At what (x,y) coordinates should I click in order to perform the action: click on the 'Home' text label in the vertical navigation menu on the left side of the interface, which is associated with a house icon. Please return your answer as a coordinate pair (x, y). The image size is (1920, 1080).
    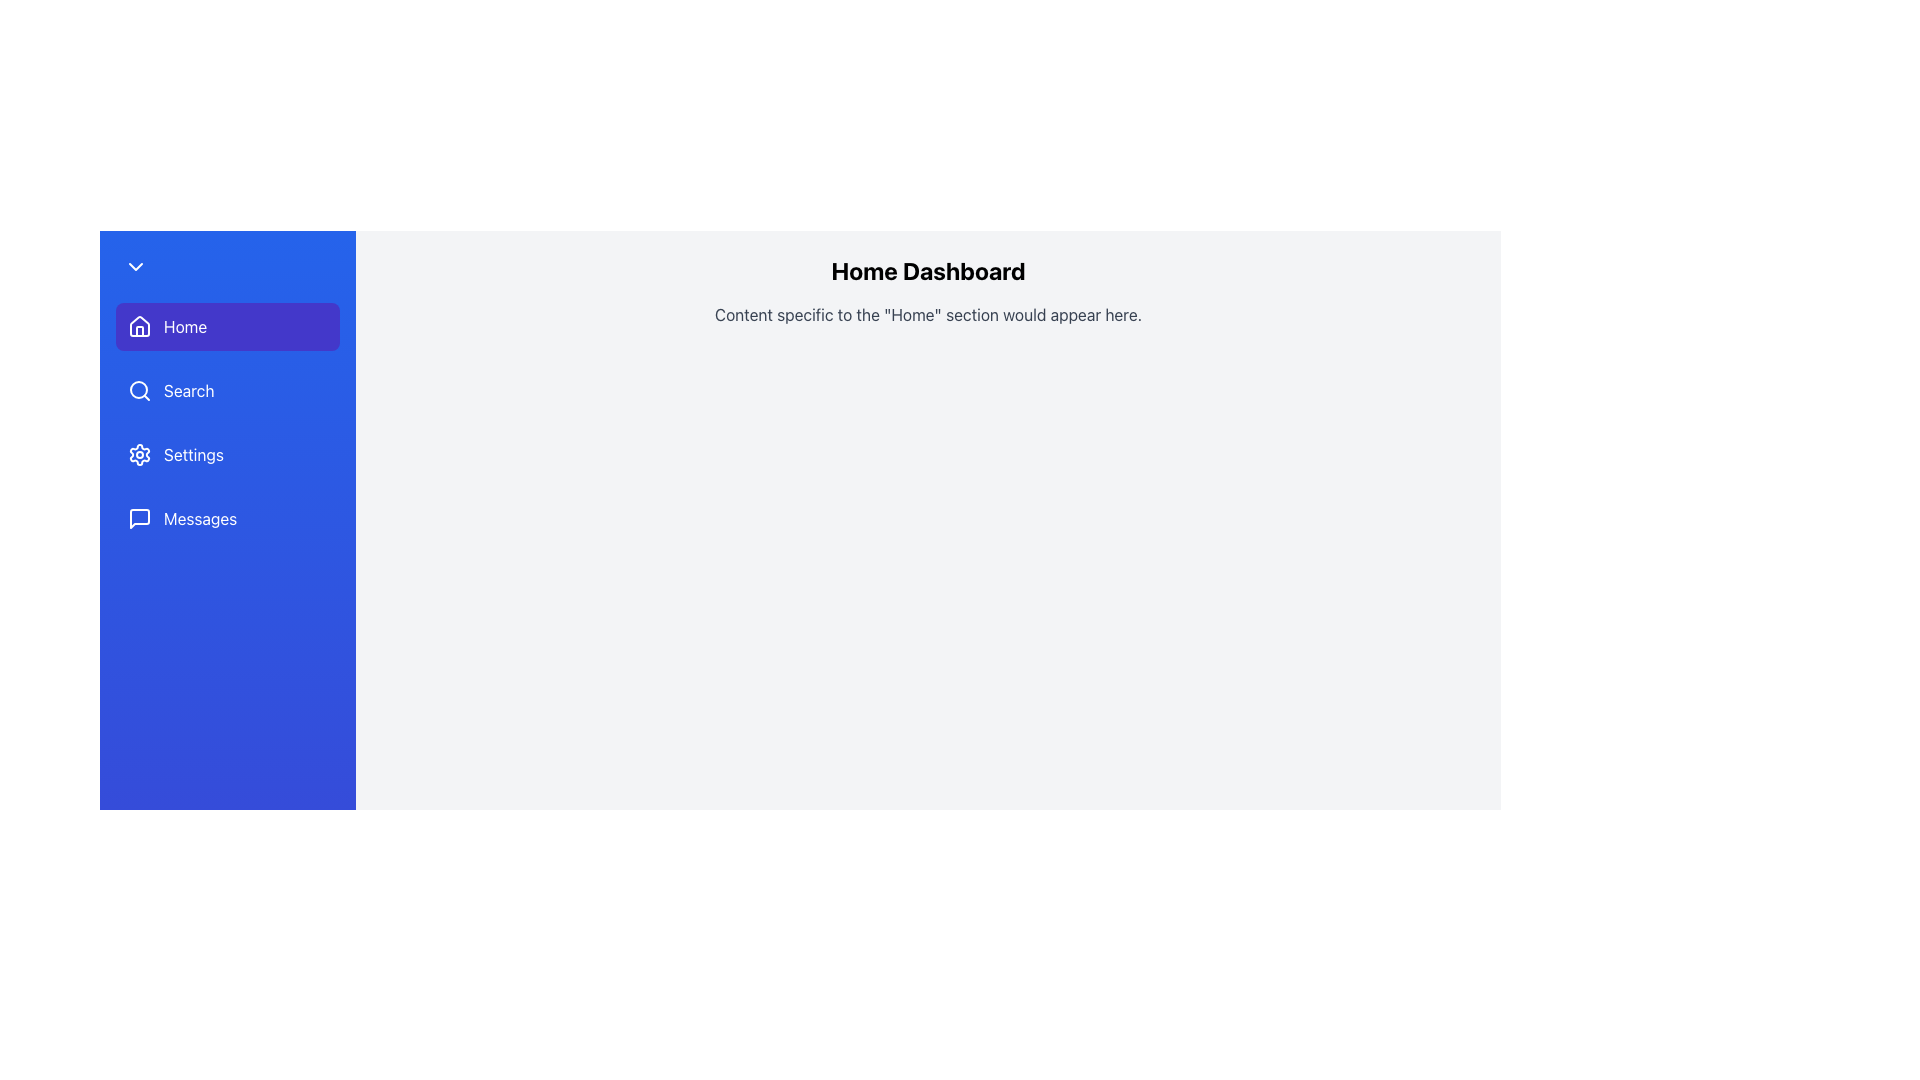
    Looking at the image, I should click on (185, 326).